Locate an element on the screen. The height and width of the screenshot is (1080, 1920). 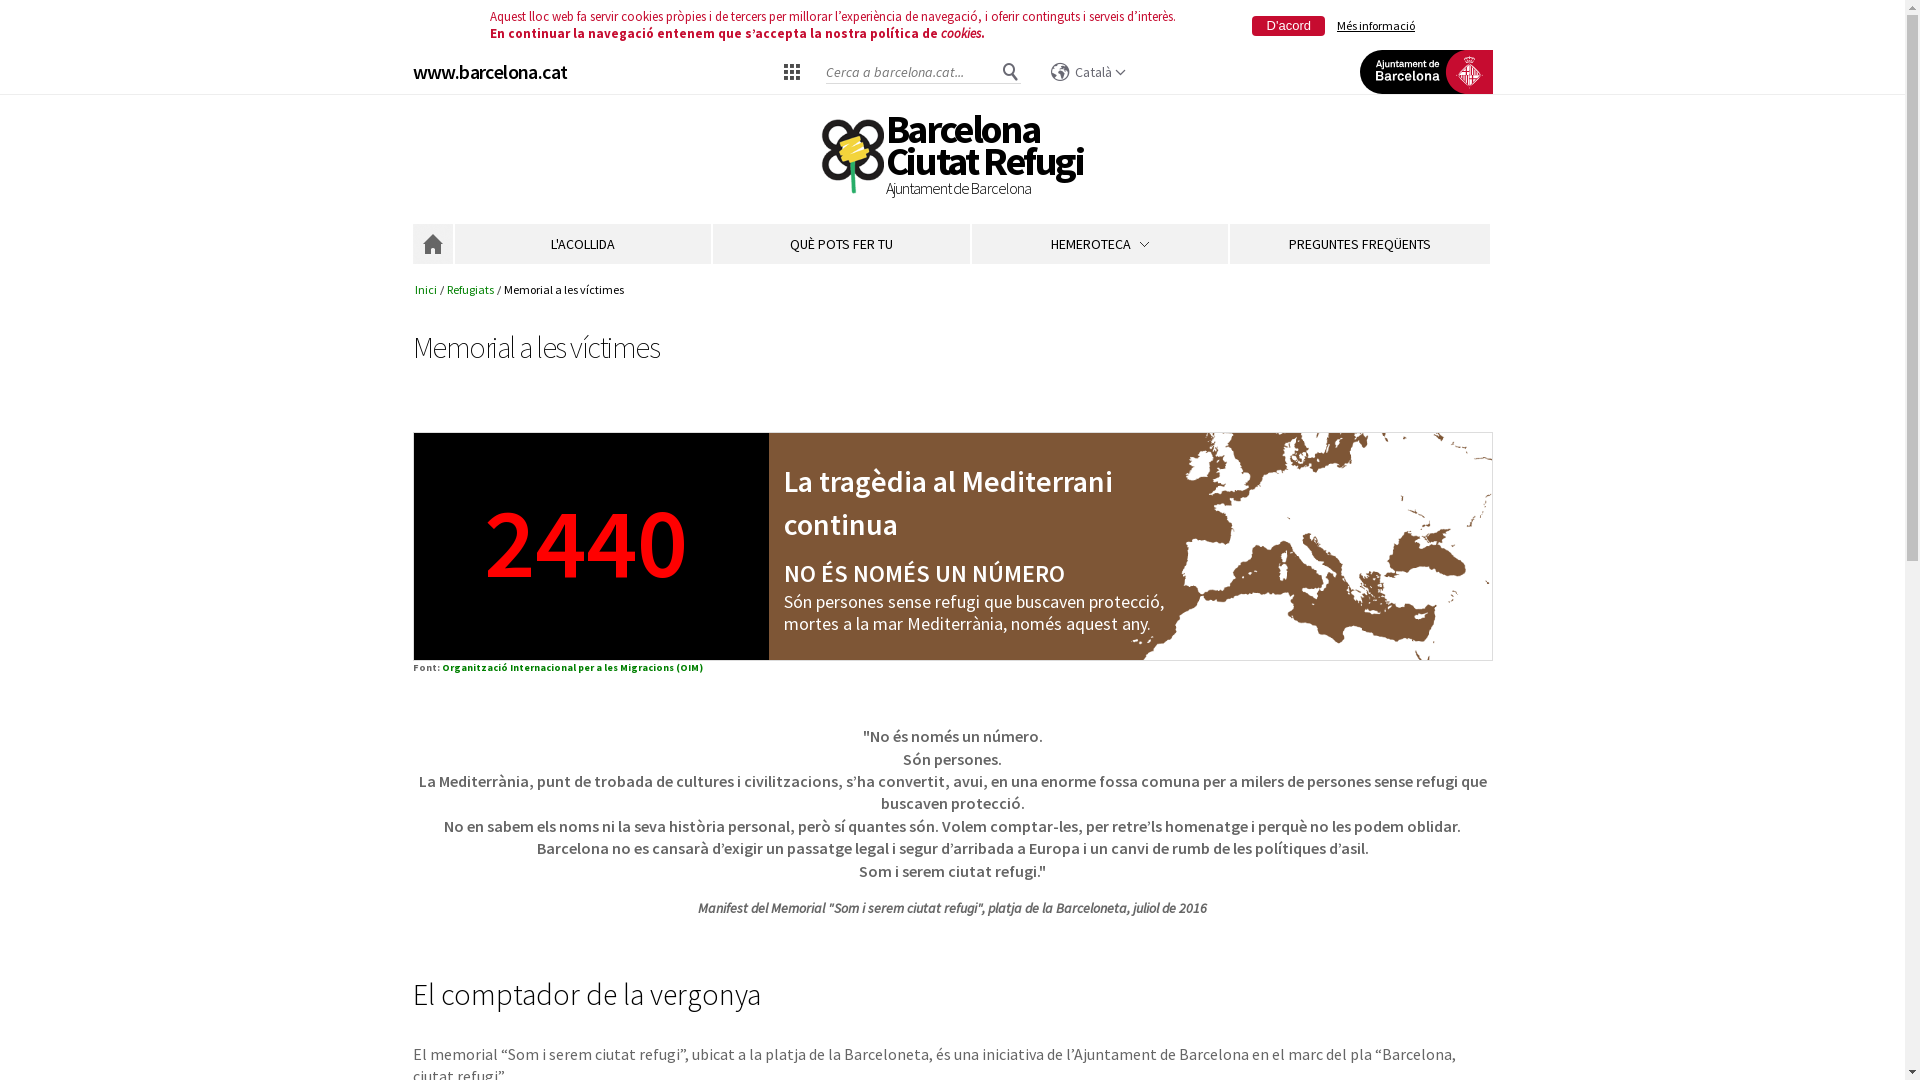
'Barcelona is located at coordinates (984, 157).